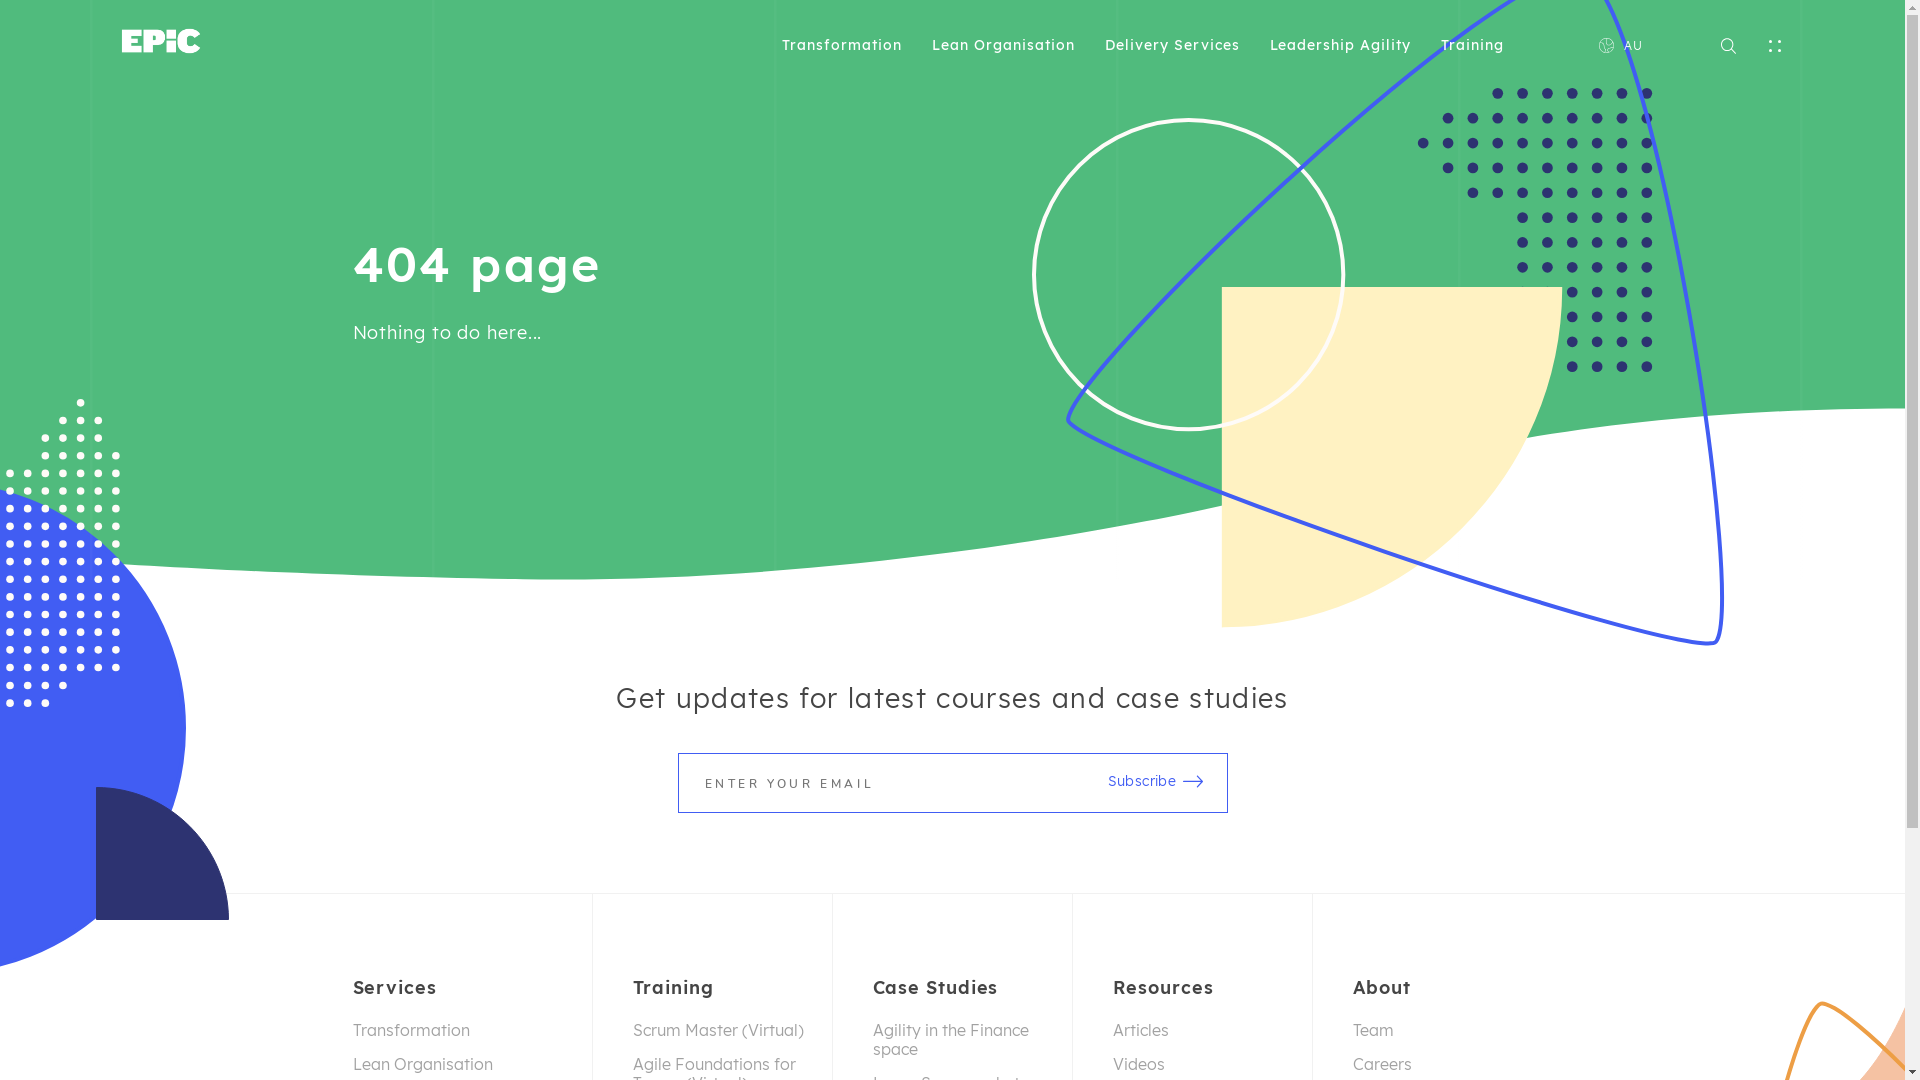 The image size is (1920, 1080). What do you see at coordinates (727, 986) in the screenshot?
I see `'Training'` at bounding box center [727, 986].